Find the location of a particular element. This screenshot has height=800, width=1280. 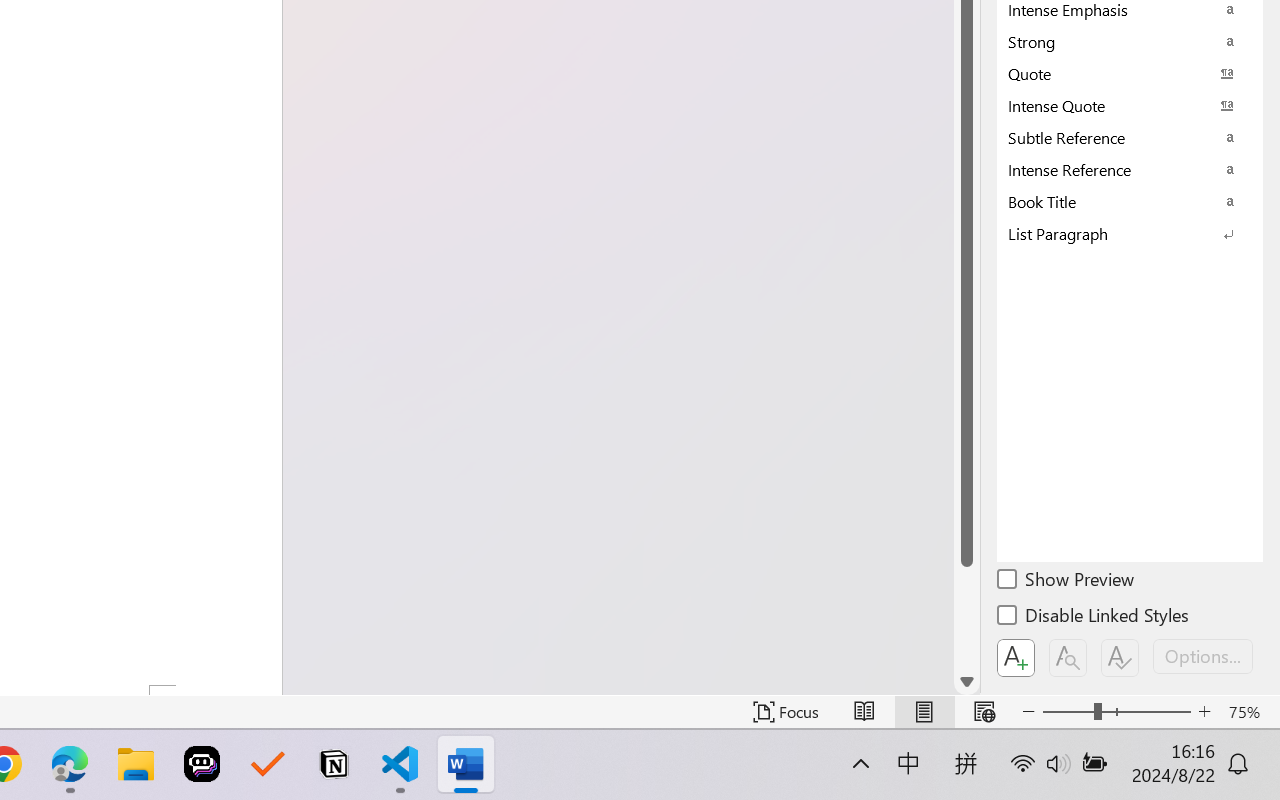

'Intense Quote' is located at coordinates (1130, 104).